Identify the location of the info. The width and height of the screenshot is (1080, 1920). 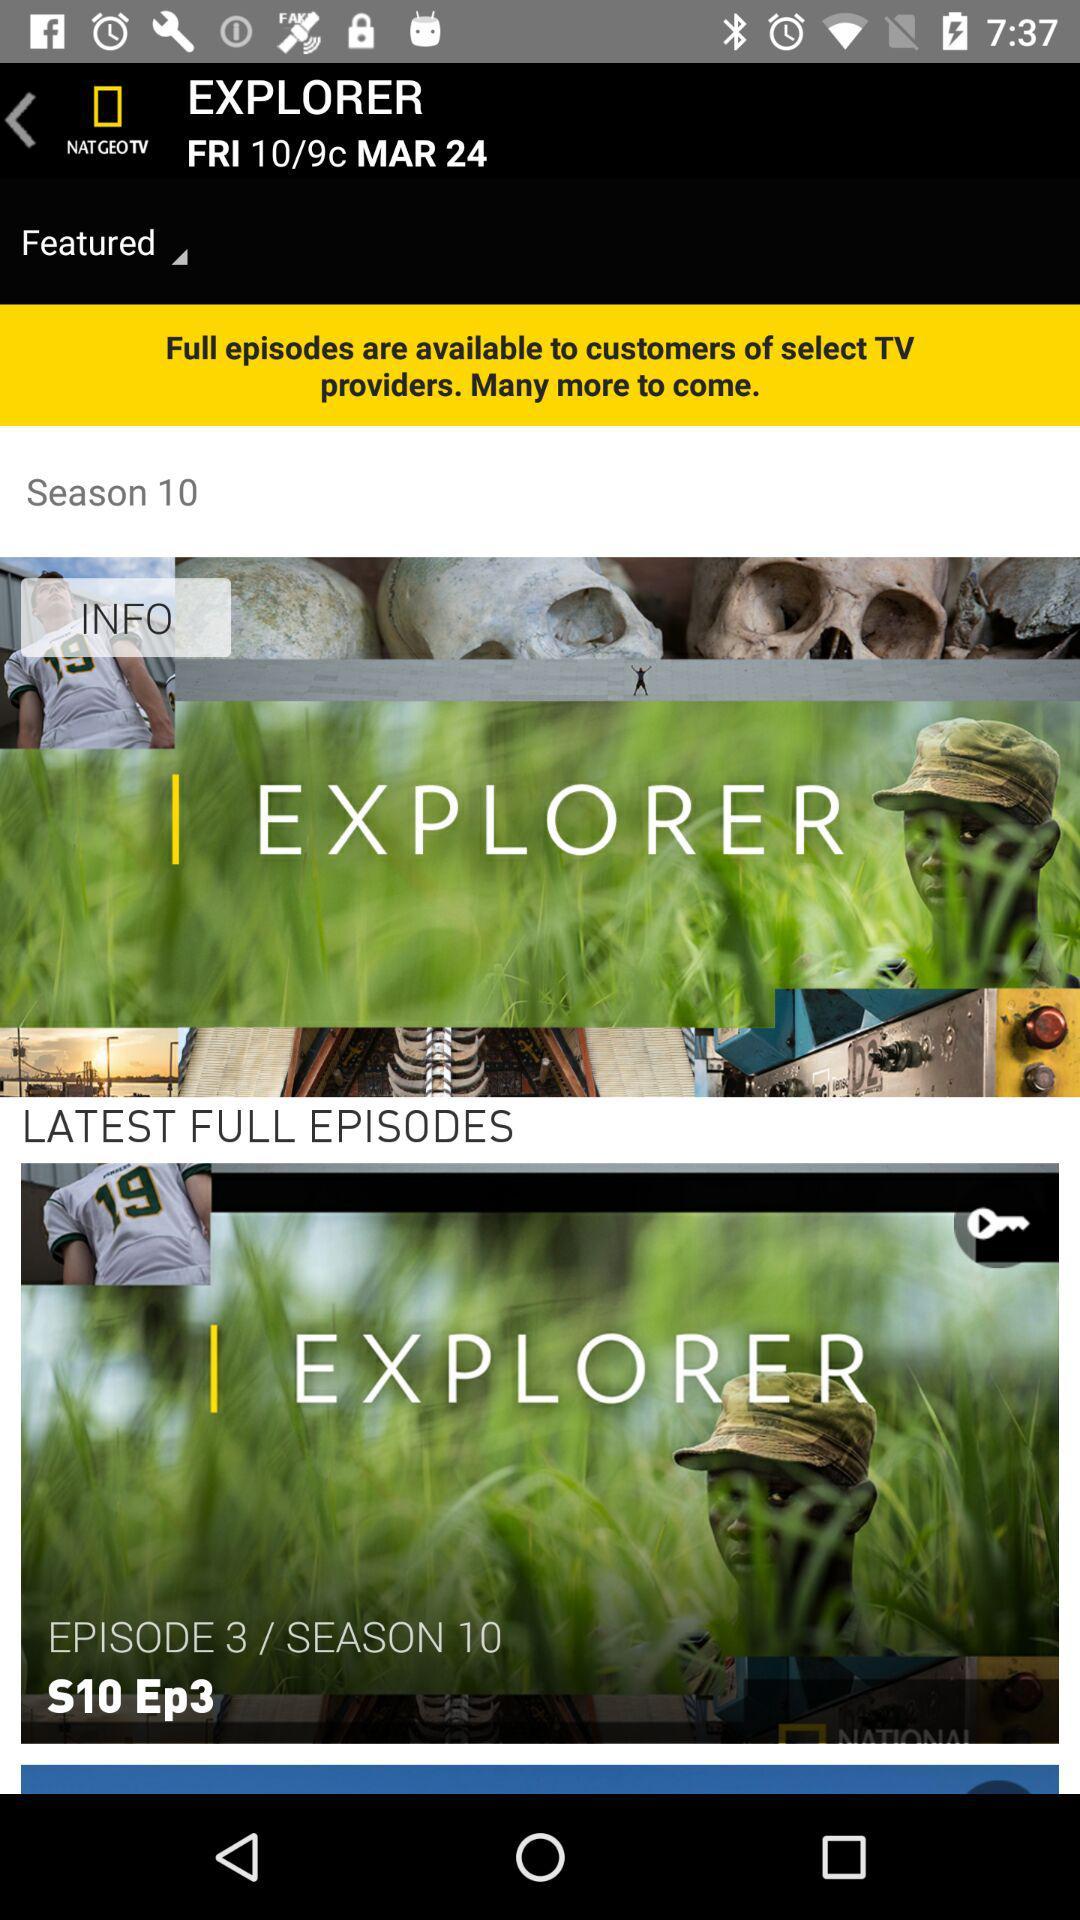
(126, 616).